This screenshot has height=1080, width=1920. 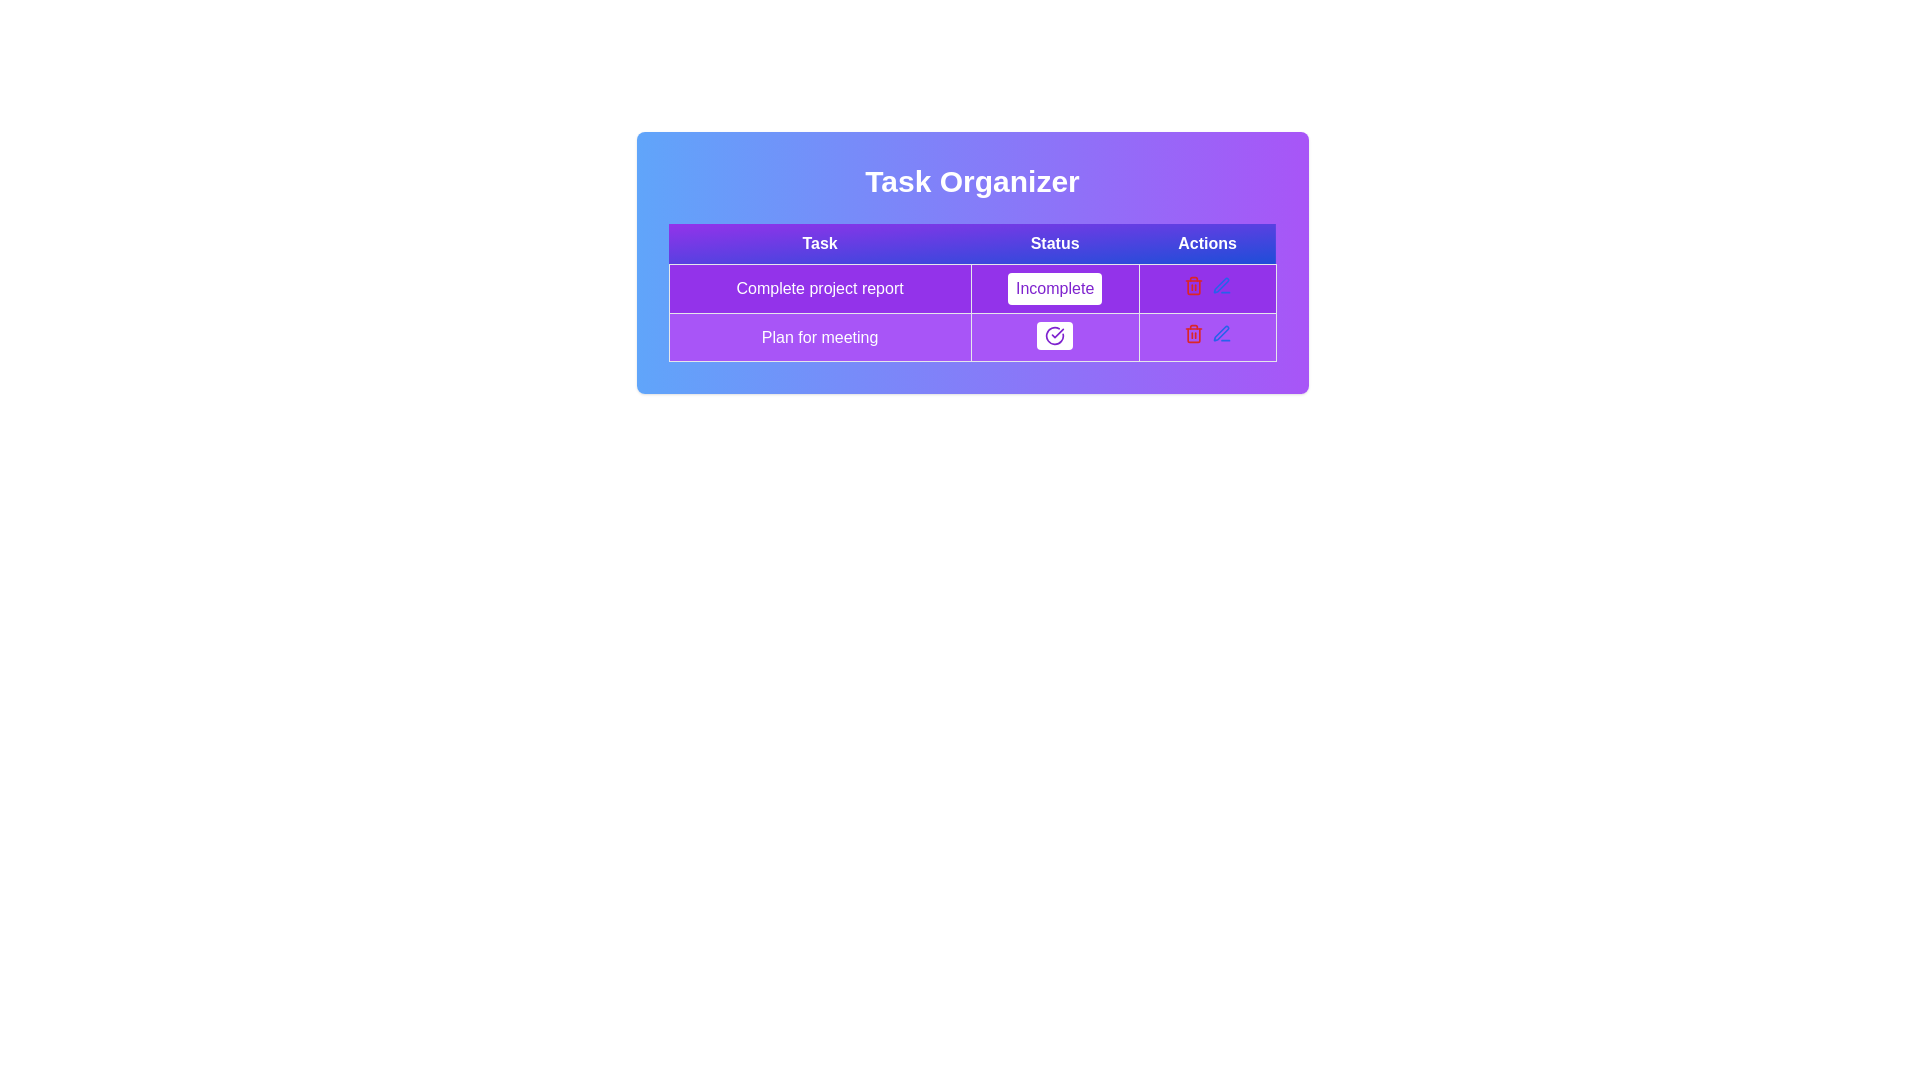 I want to click on the pen icon in the Actions column of the first row, so click(x=1219, y=331).